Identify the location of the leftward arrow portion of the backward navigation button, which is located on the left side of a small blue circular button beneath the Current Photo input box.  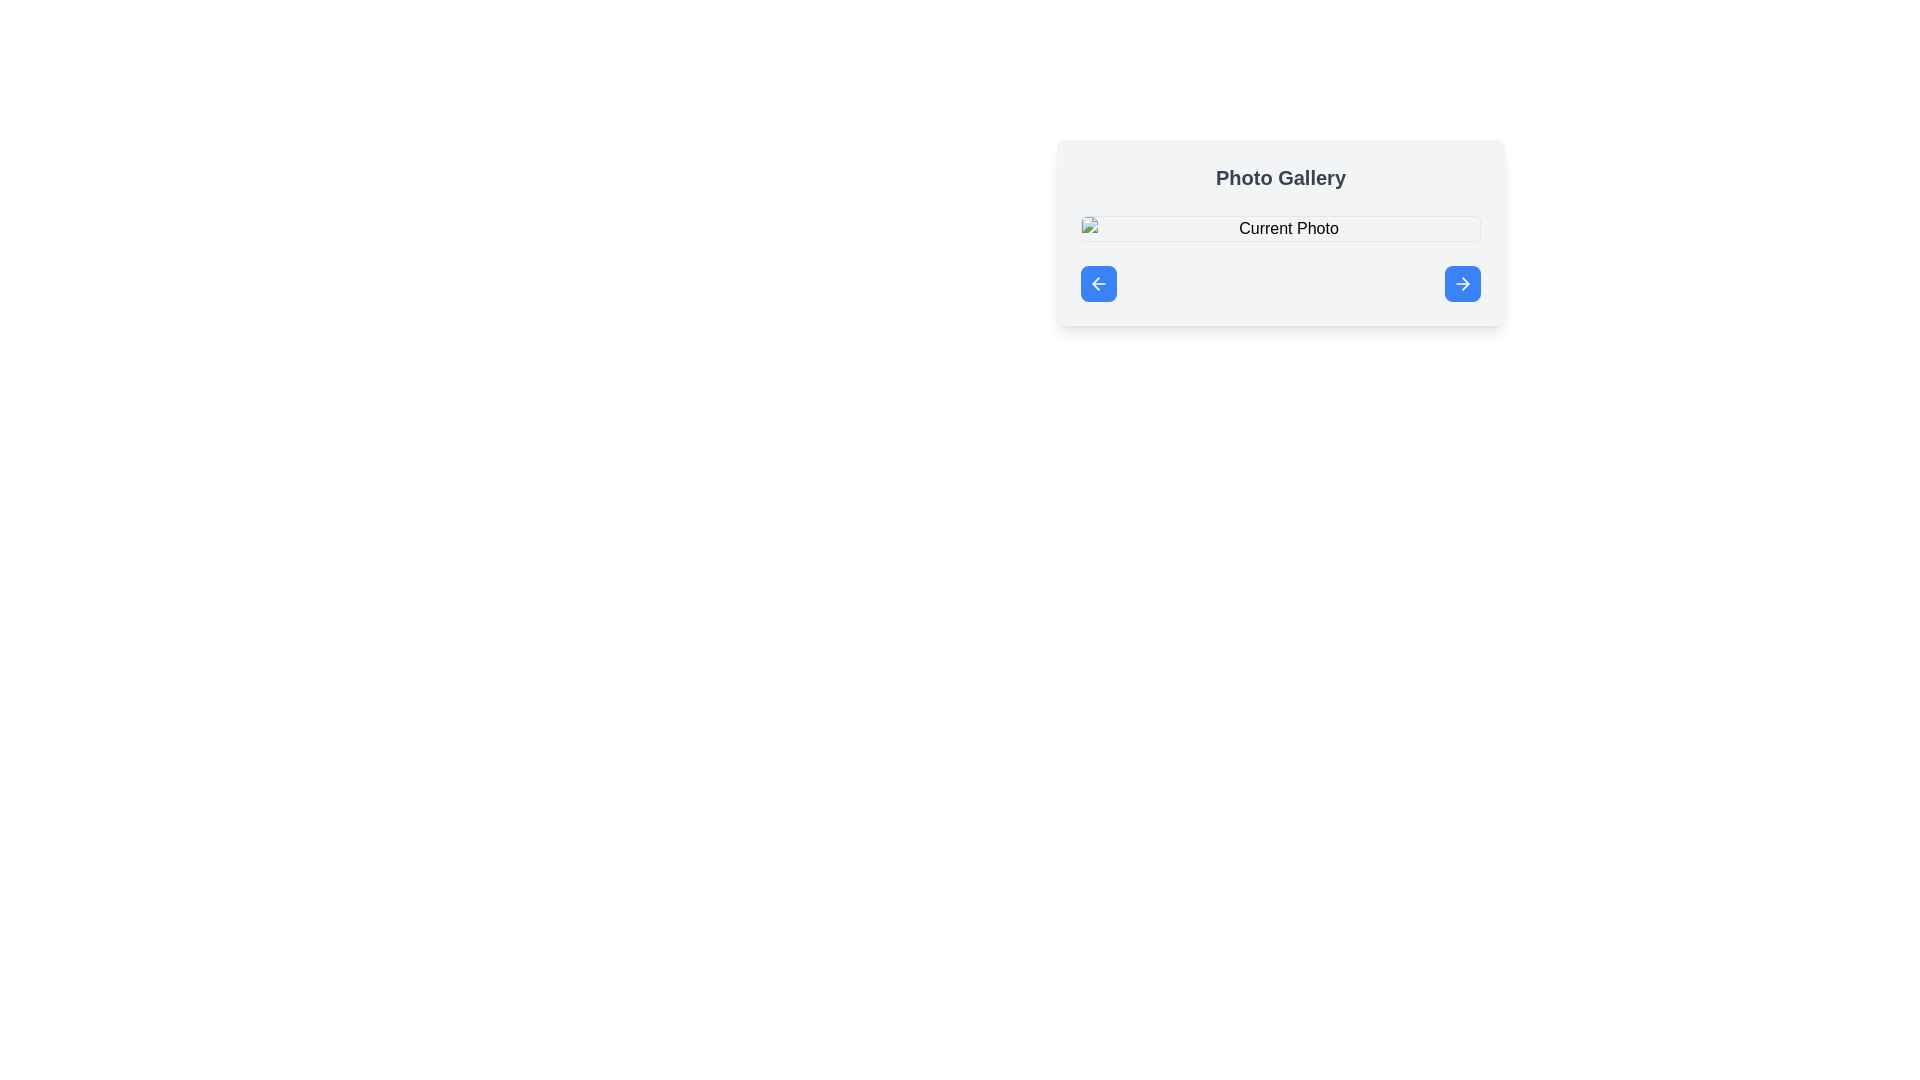
(1095, 284).